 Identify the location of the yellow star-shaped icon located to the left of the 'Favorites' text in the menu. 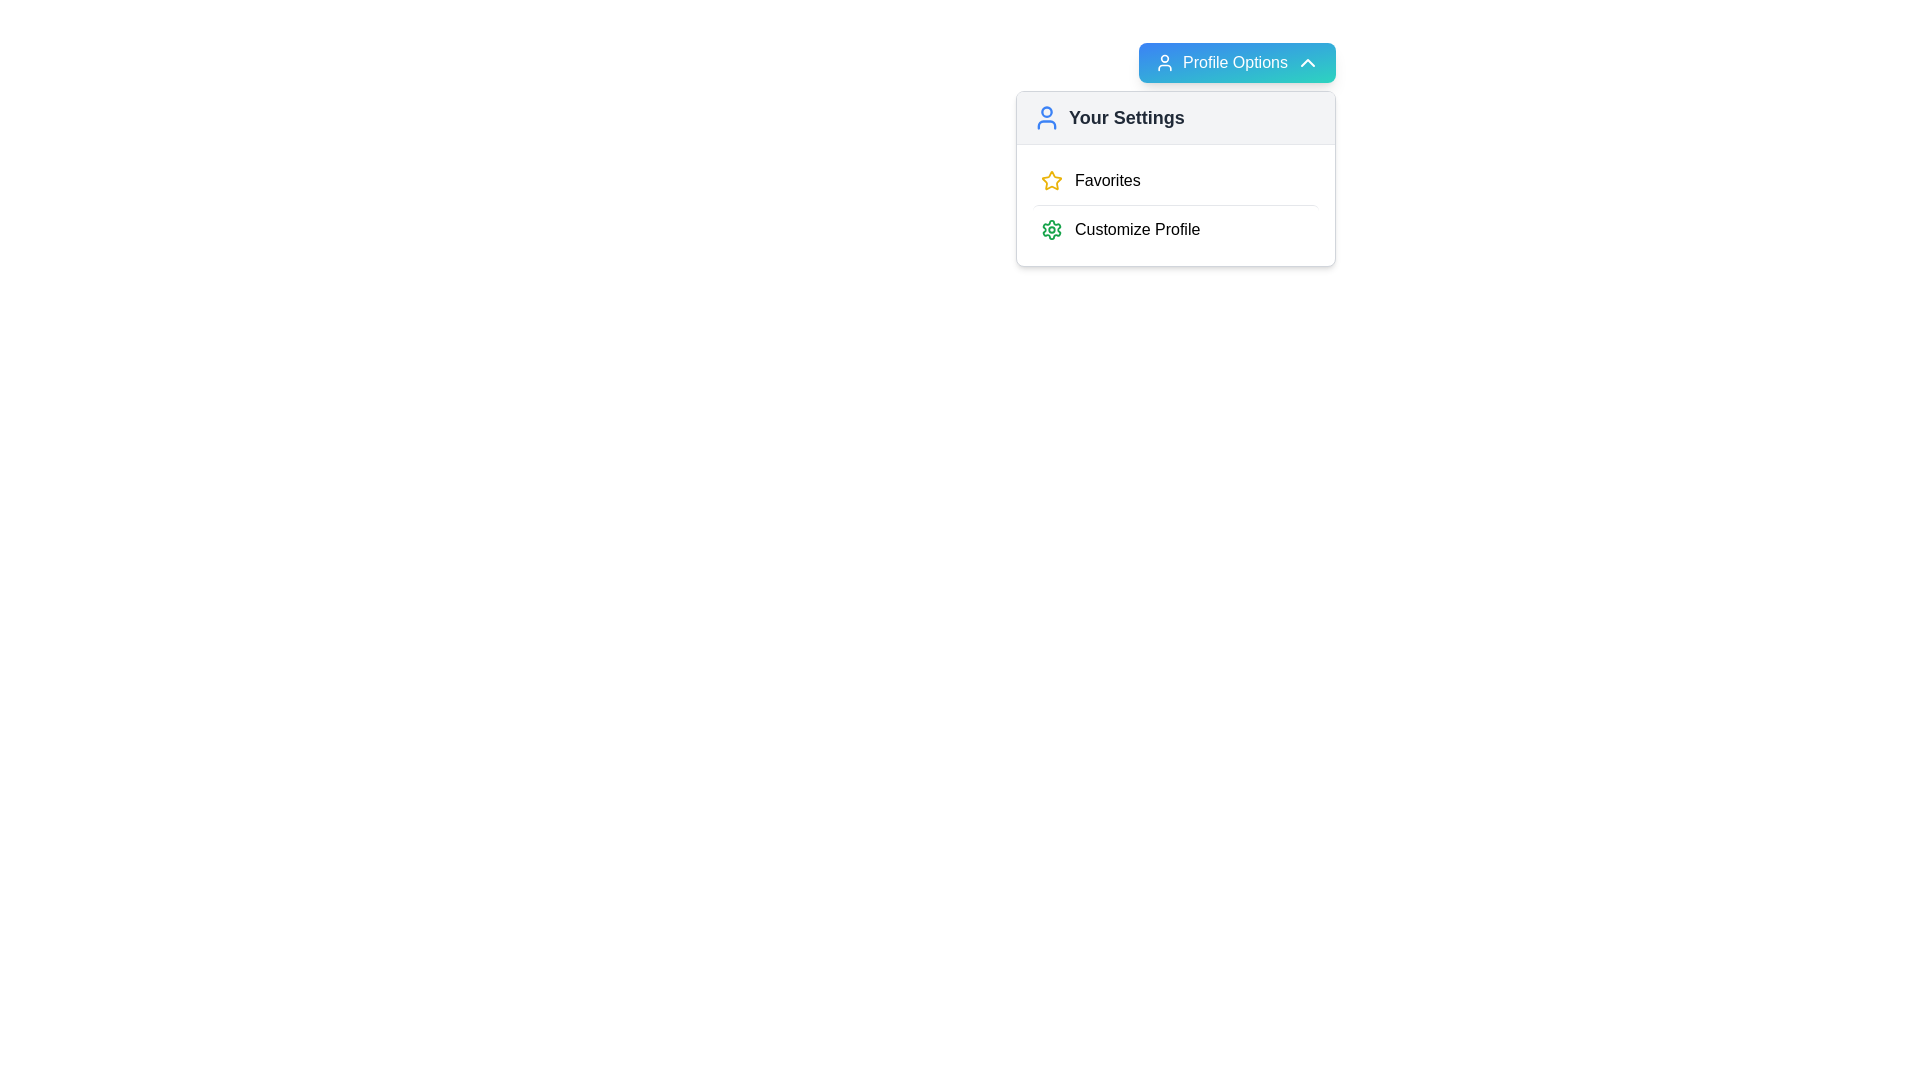
(1050, 181).